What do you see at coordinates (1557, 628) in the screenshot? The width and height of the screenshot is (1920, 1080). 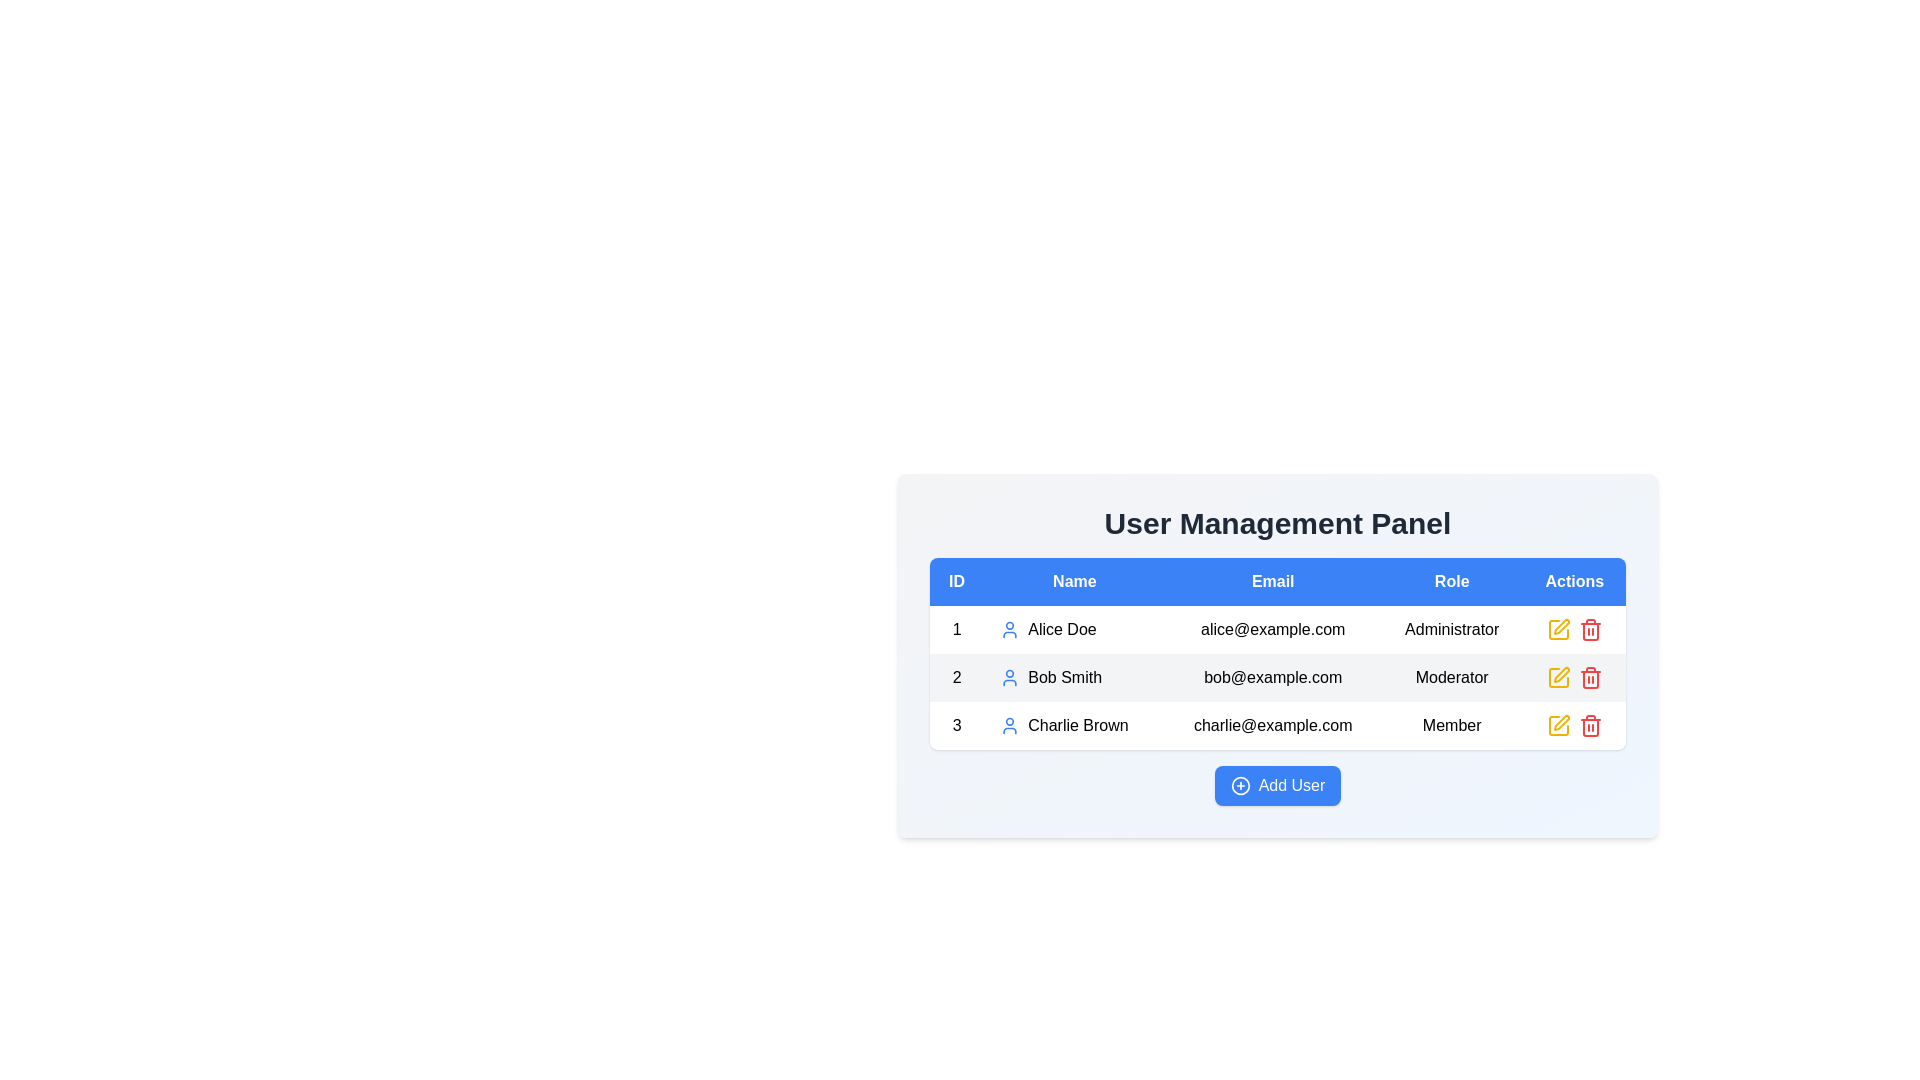 I see `the yellow pen icon in the Actions column for user 'Alice Doe'` at bounding box center [1557, 628].